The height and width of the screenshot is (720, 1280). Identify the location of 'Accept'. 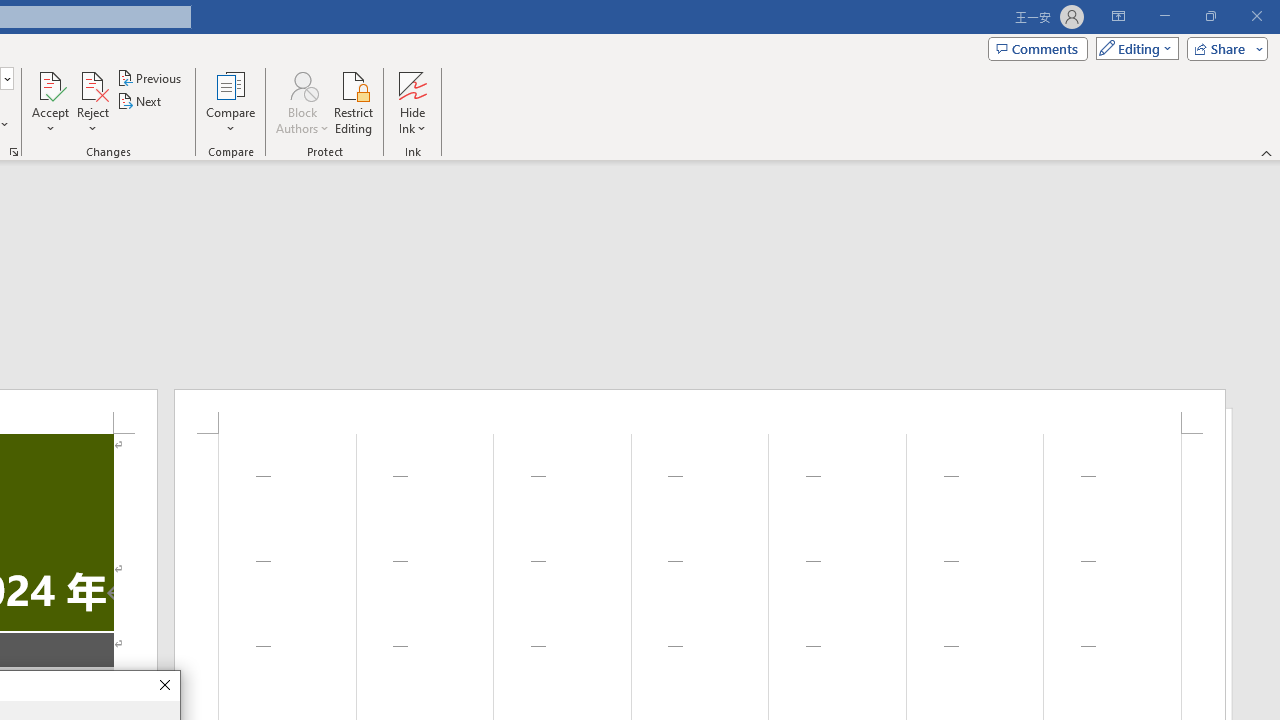
(50, 103).